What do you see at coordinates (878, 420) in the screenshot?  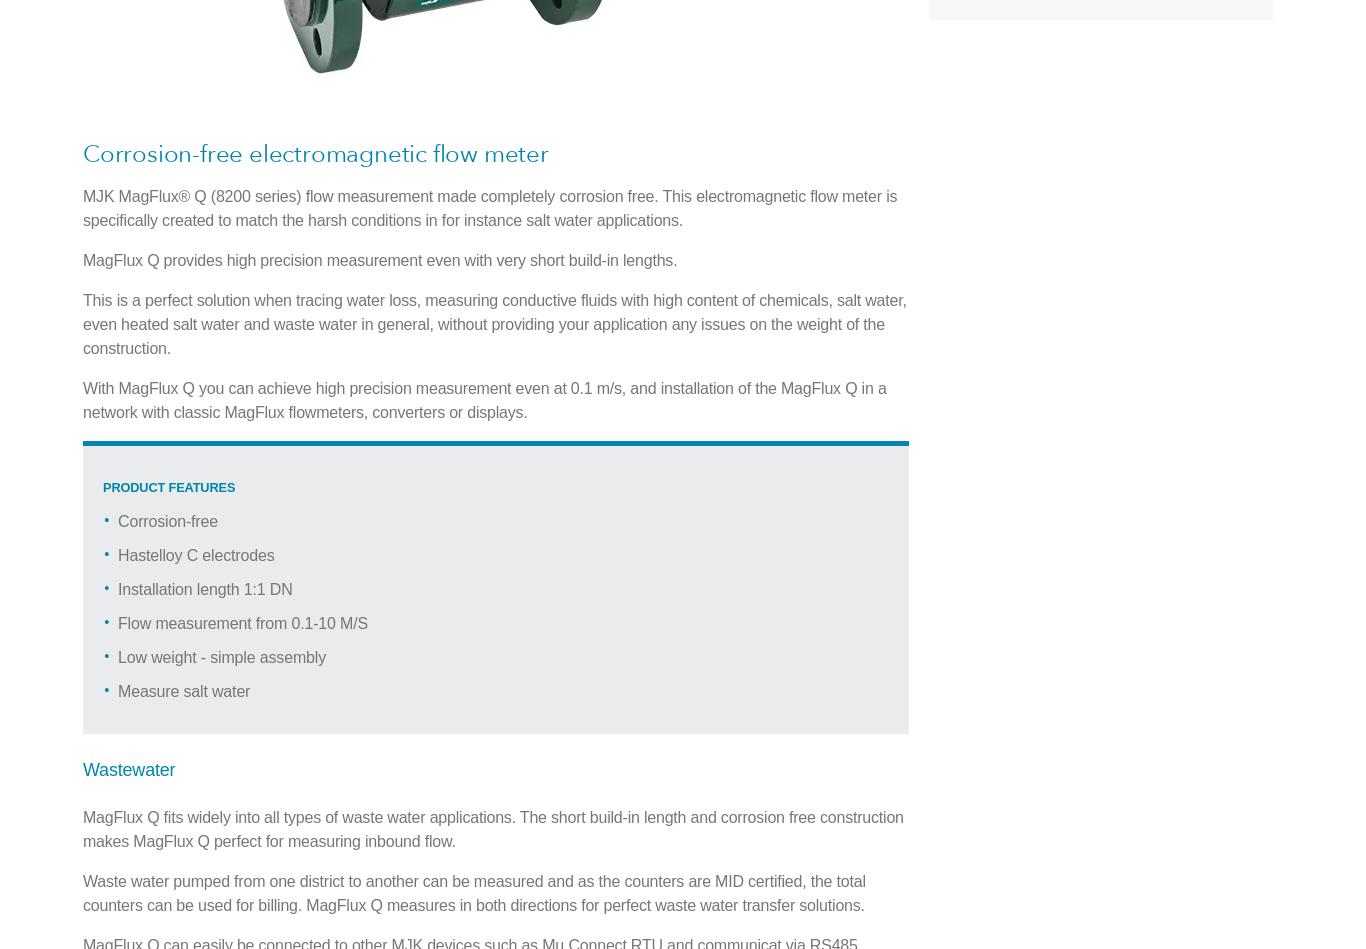 I see `'Company Info'` at bounding box center [878, 420].